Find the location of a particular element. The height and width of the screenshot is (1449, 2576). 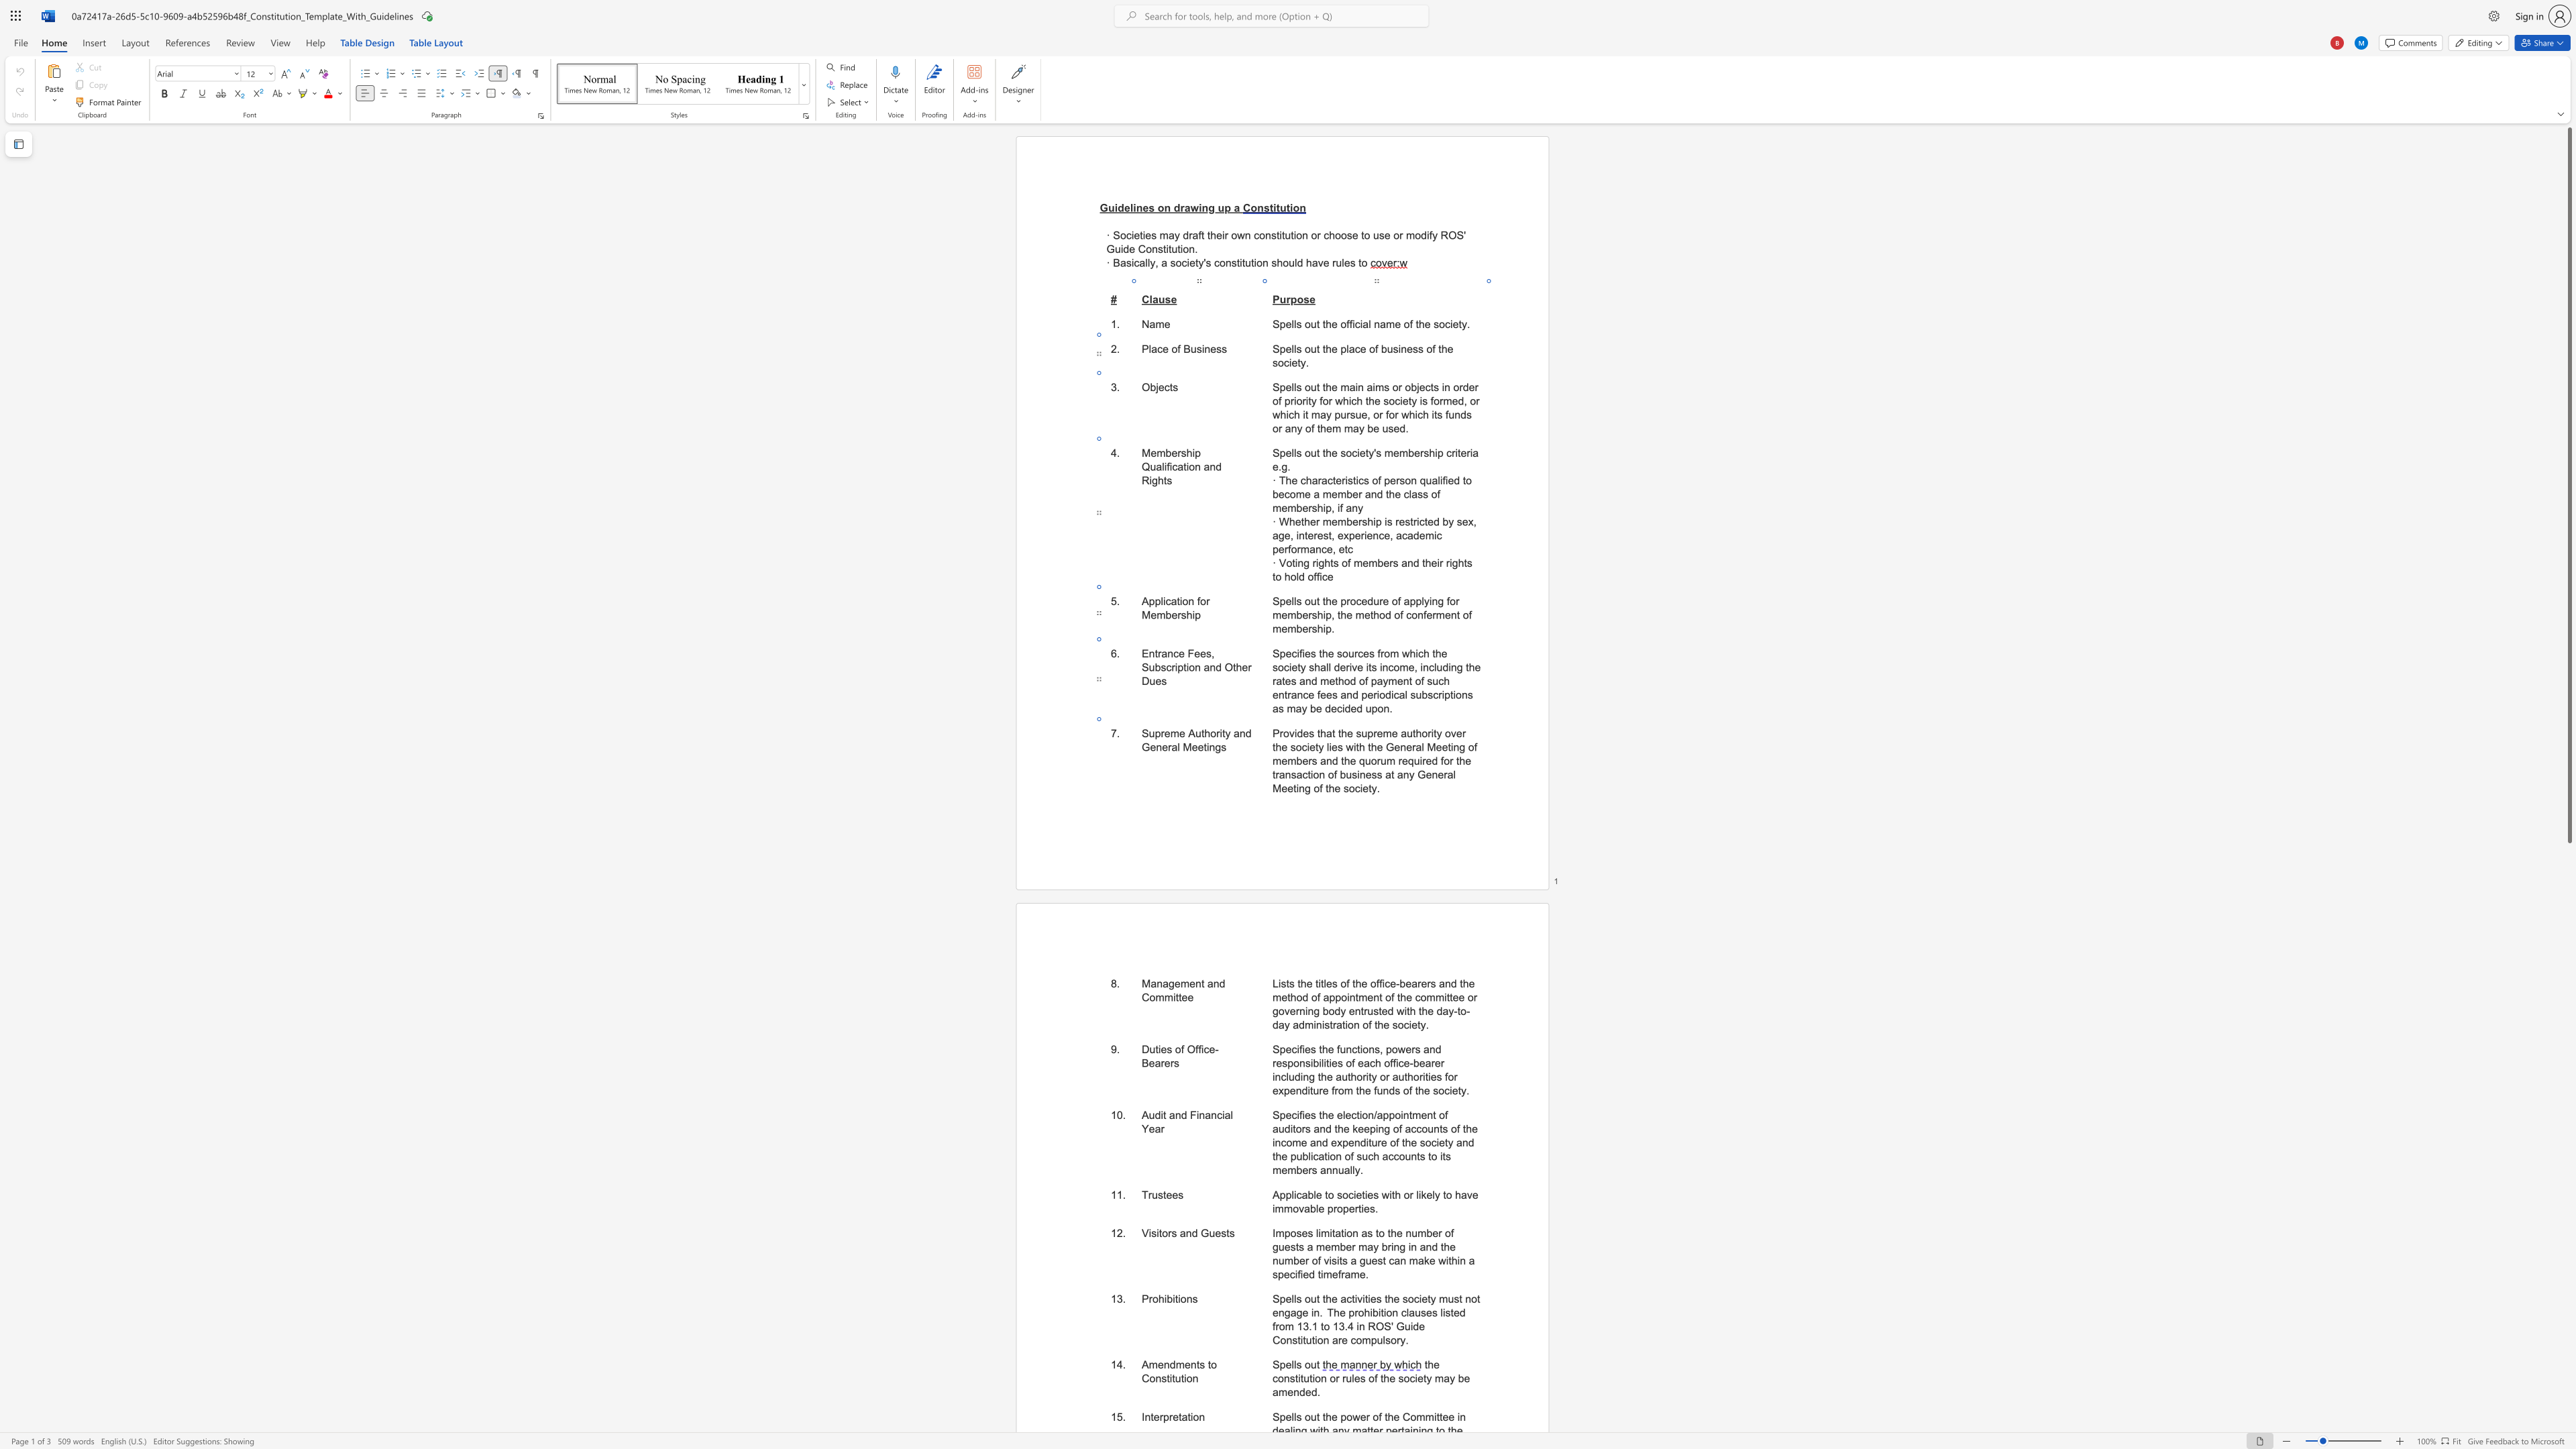

the 2th character "t" in the text is located at coordinates (1179, 1416).